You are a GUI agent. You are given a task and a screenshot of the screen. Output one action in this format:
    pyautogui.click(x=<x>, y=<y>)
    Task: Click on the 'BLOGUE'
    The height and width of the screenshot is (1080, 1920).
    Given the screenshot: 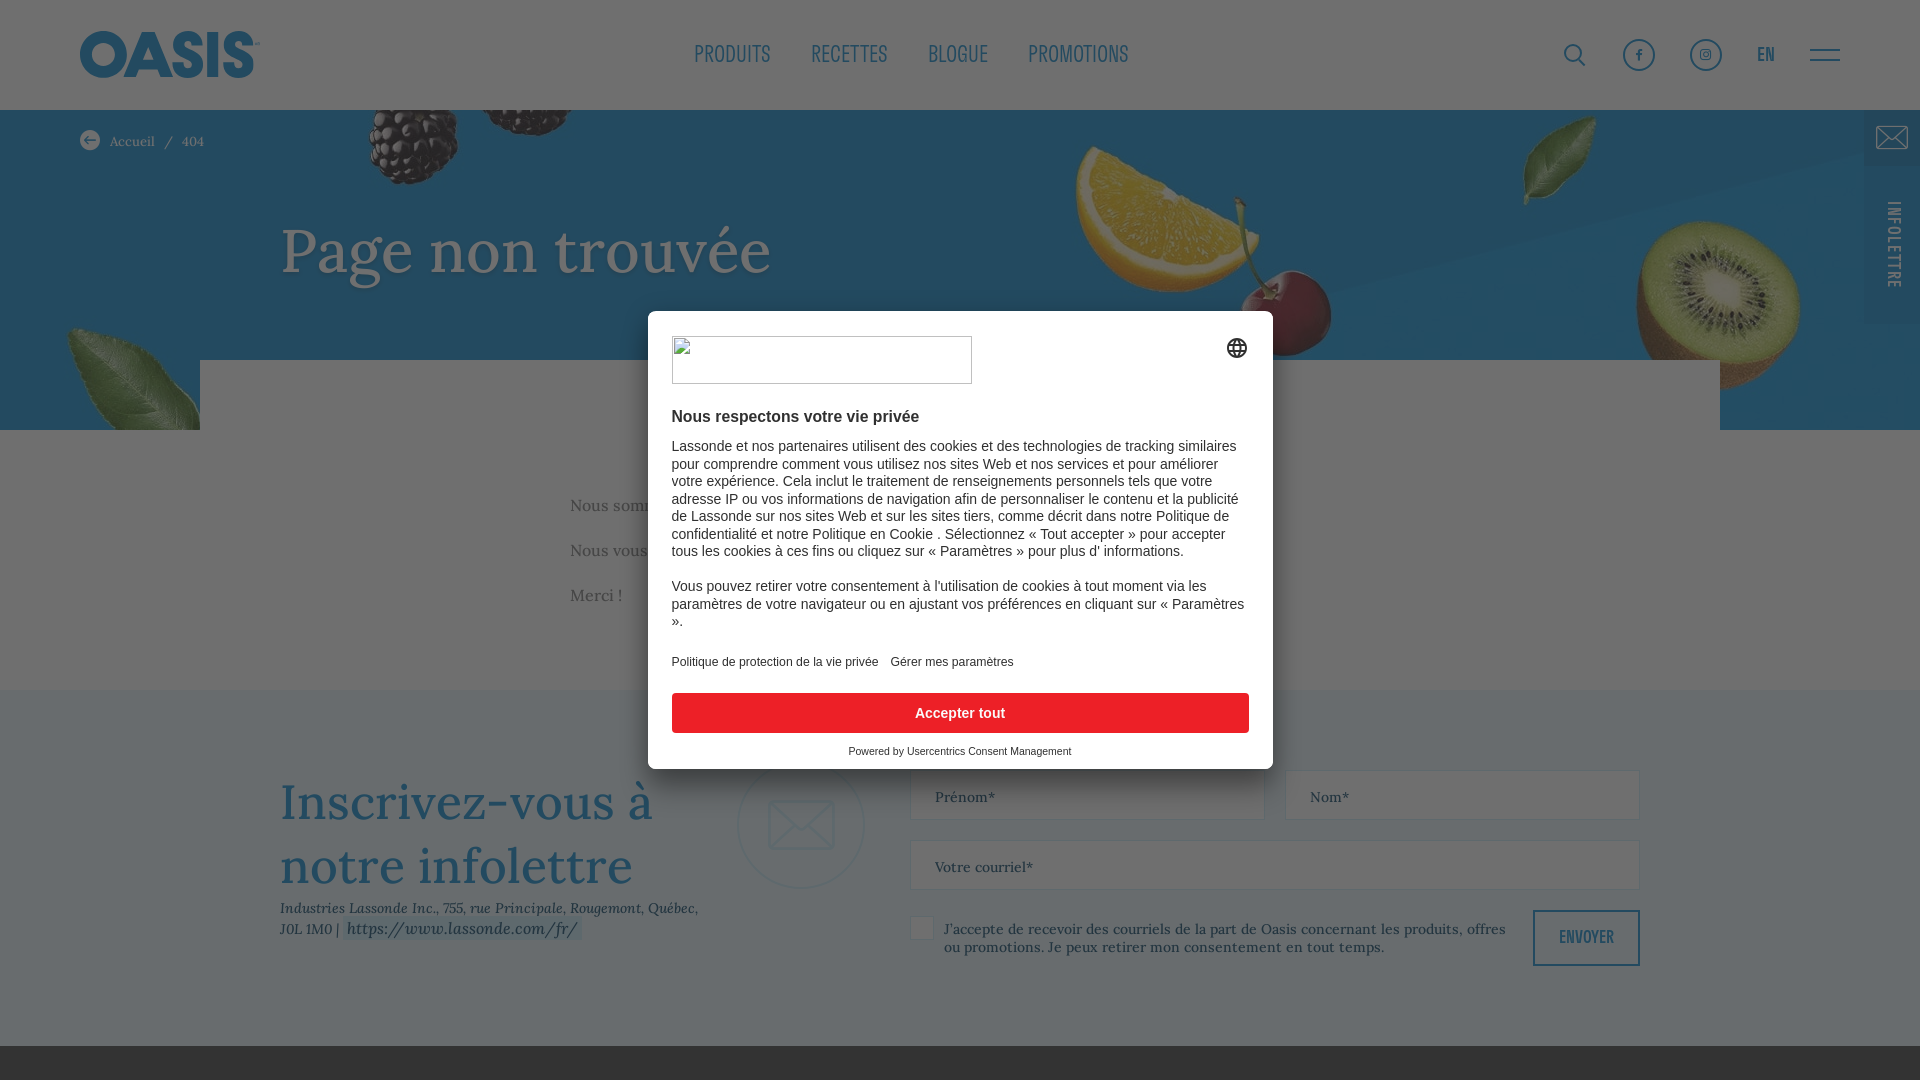 What is the action you would take?
    pyautogui.click(x=957, y=53)
    